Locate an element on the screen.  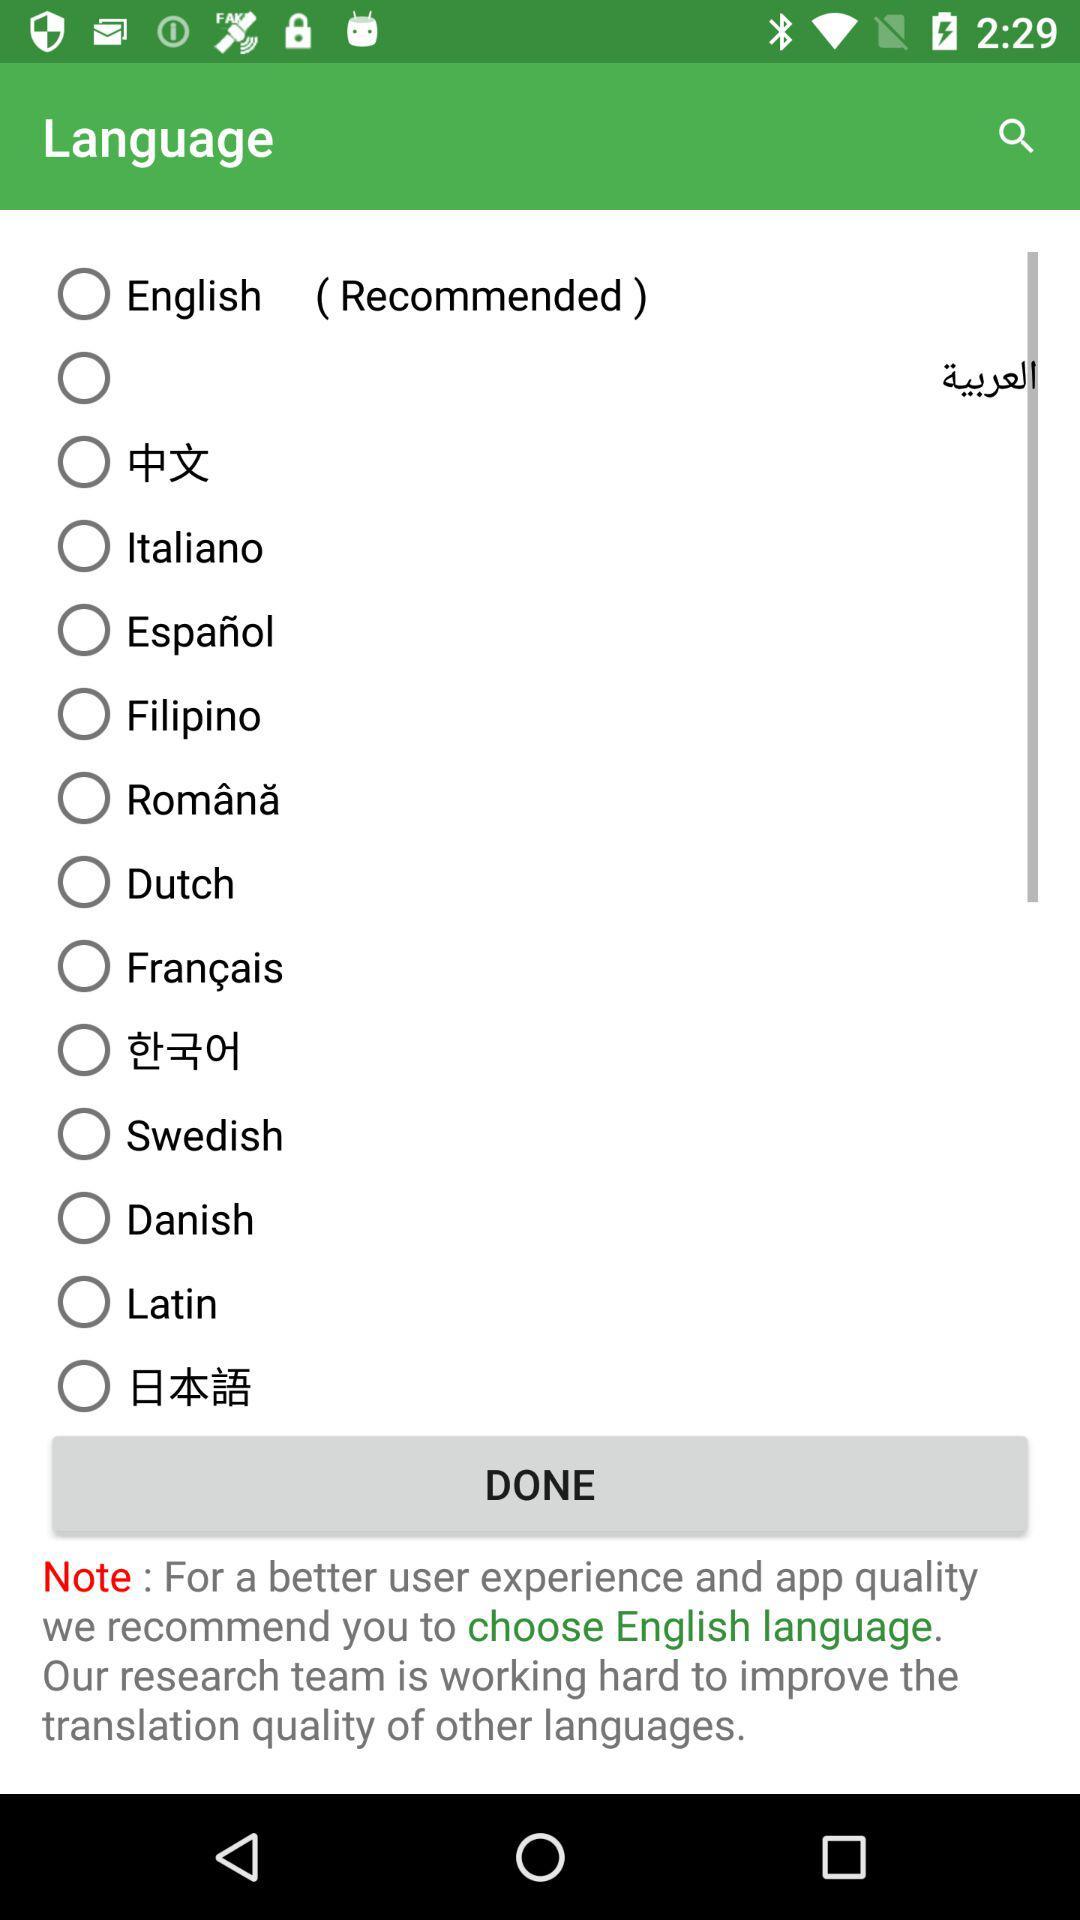
the item below latin icon is located at coordinates (540, 1381).